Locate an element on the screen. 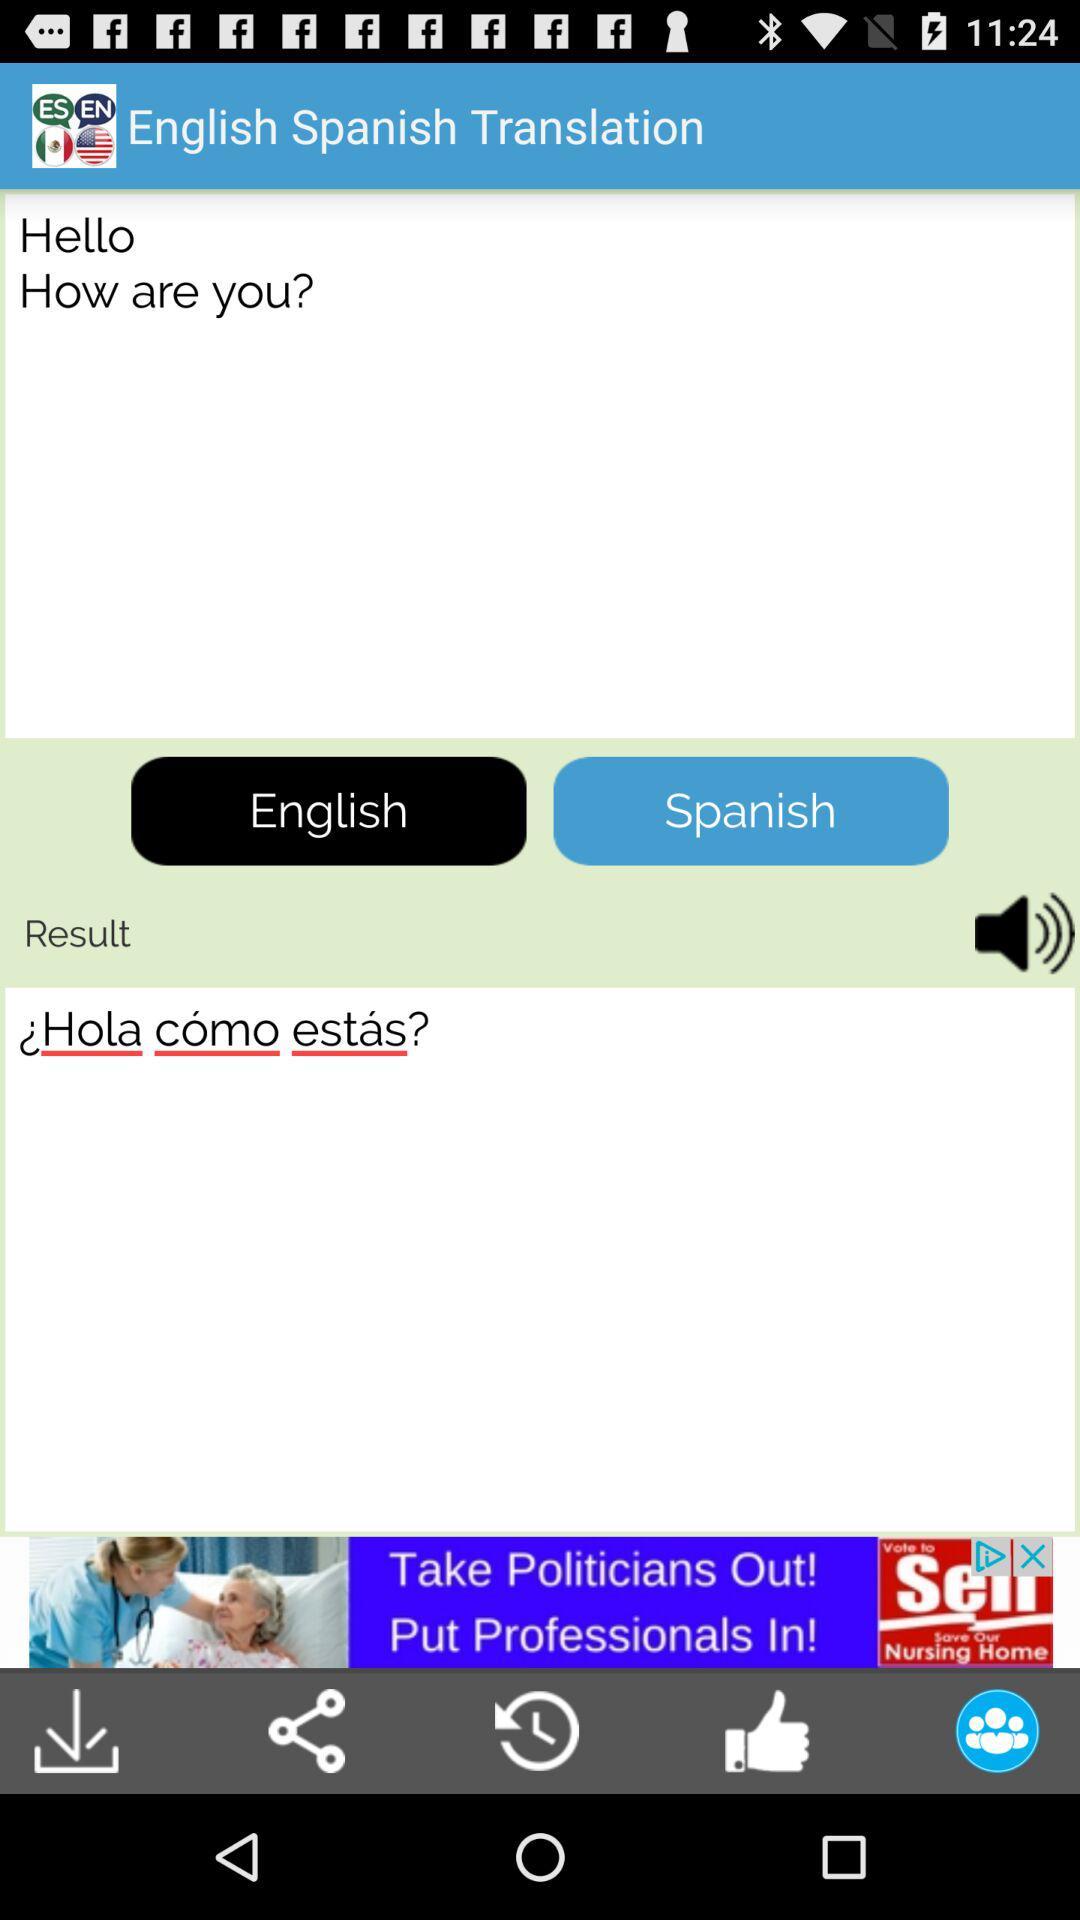  the volume option below spanish is located at coordinates (1018, 932).